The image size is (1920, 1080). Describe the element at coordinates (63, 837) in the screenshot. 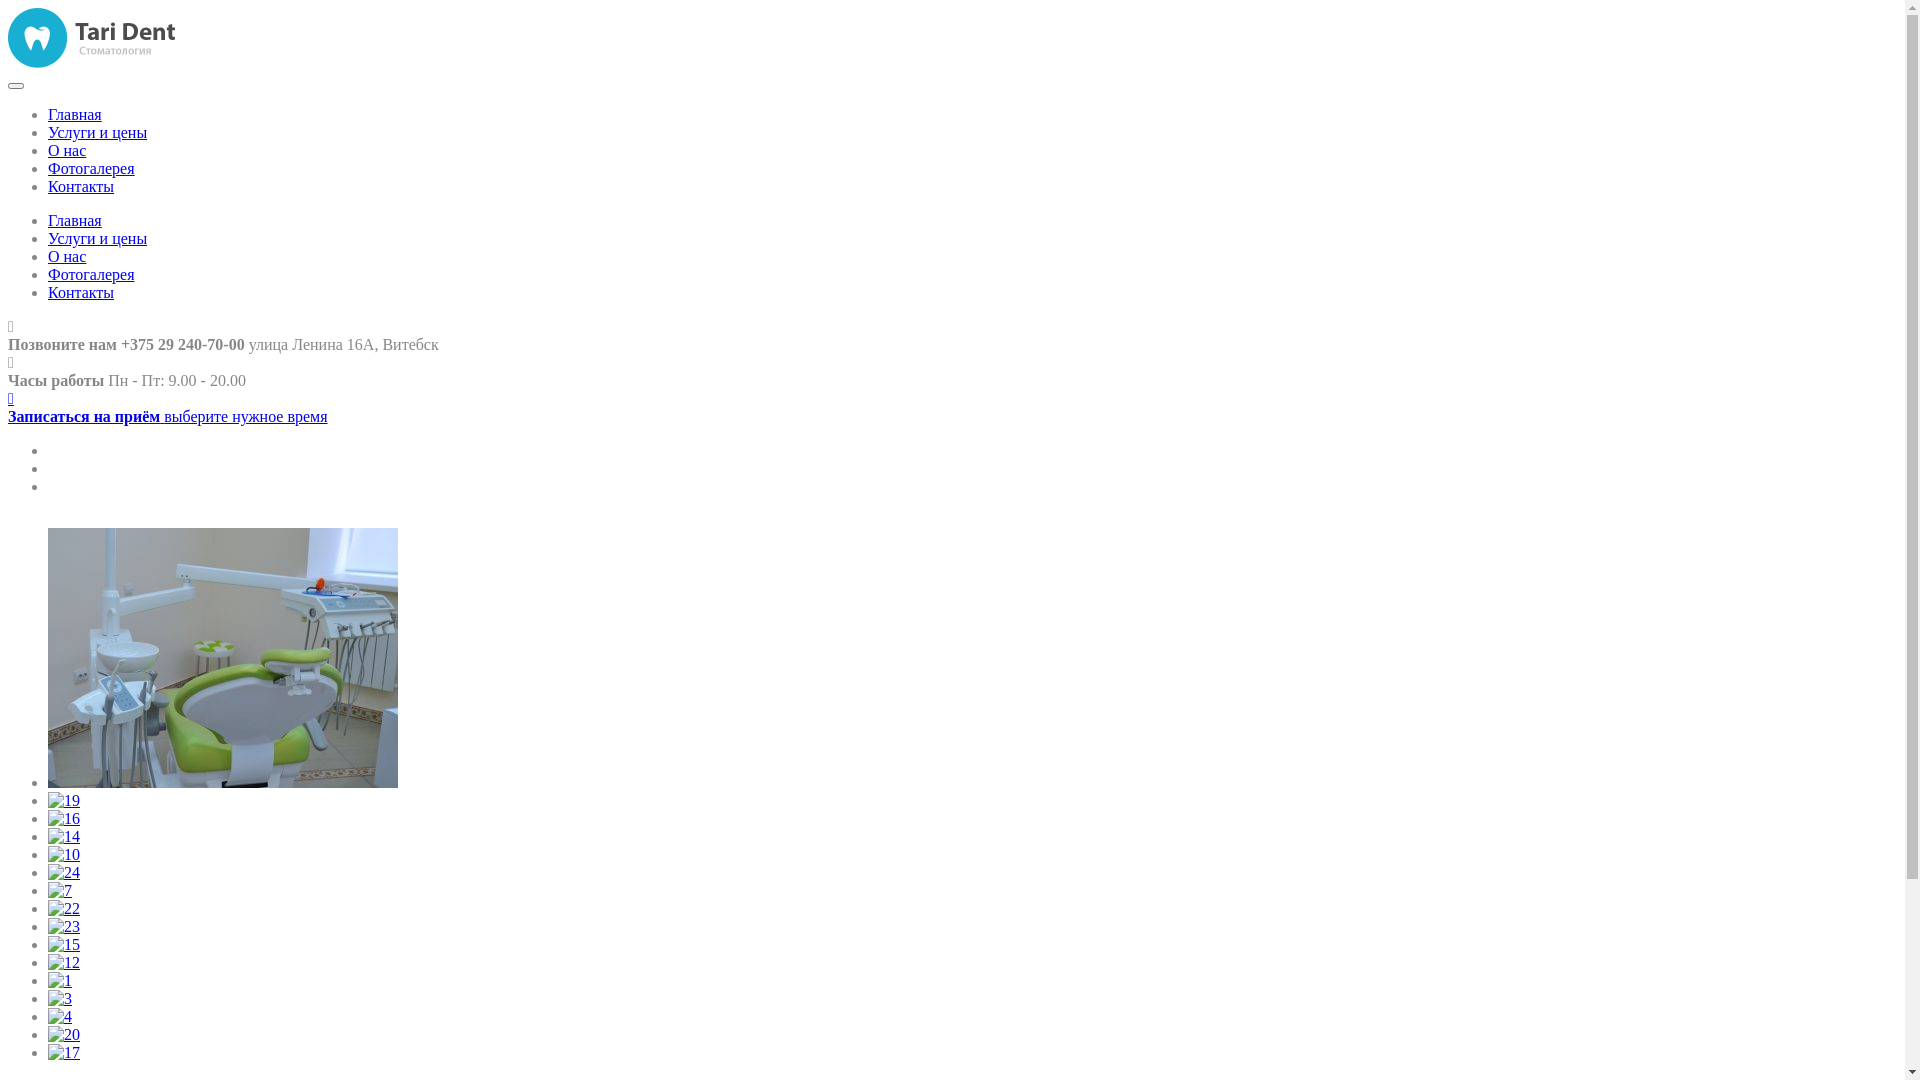

I see `'14'` at that location.